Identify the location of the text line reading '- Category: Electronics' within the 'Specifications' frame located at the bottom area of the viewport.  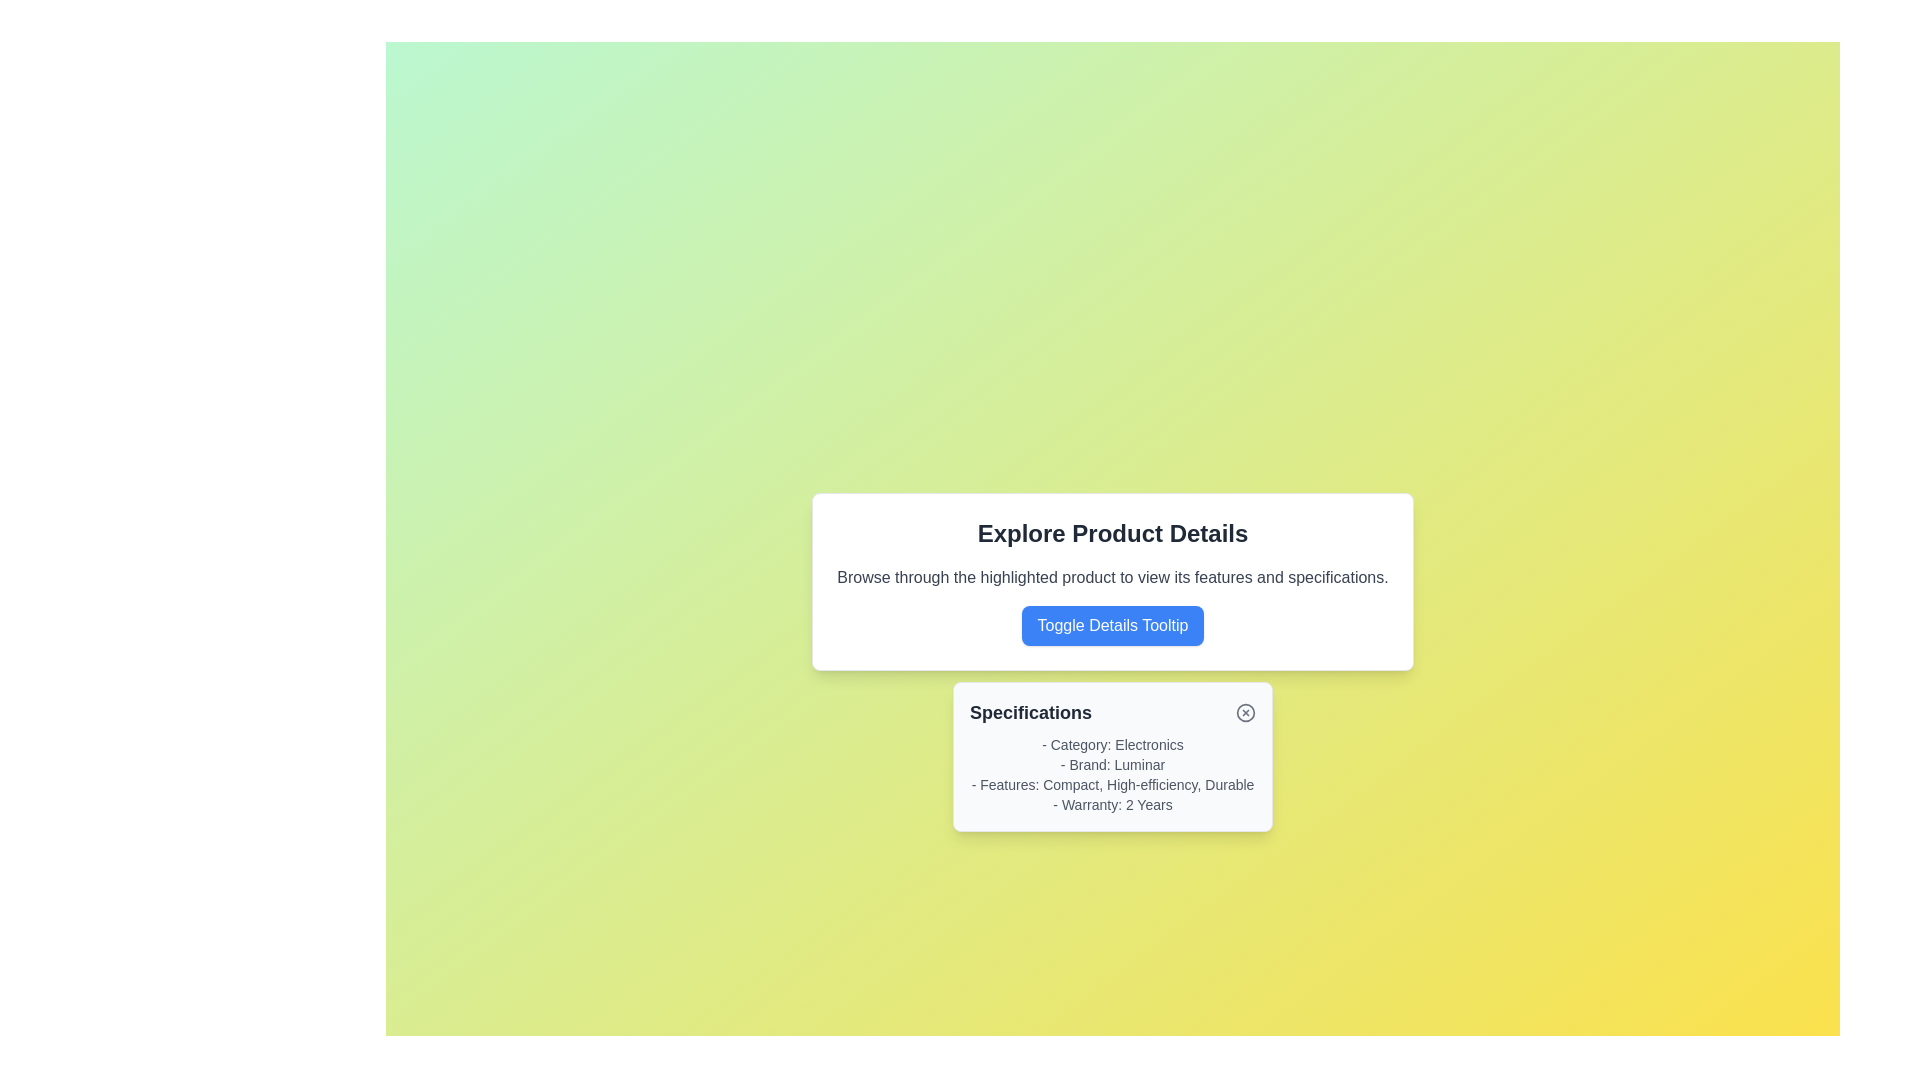
(1112, 744).